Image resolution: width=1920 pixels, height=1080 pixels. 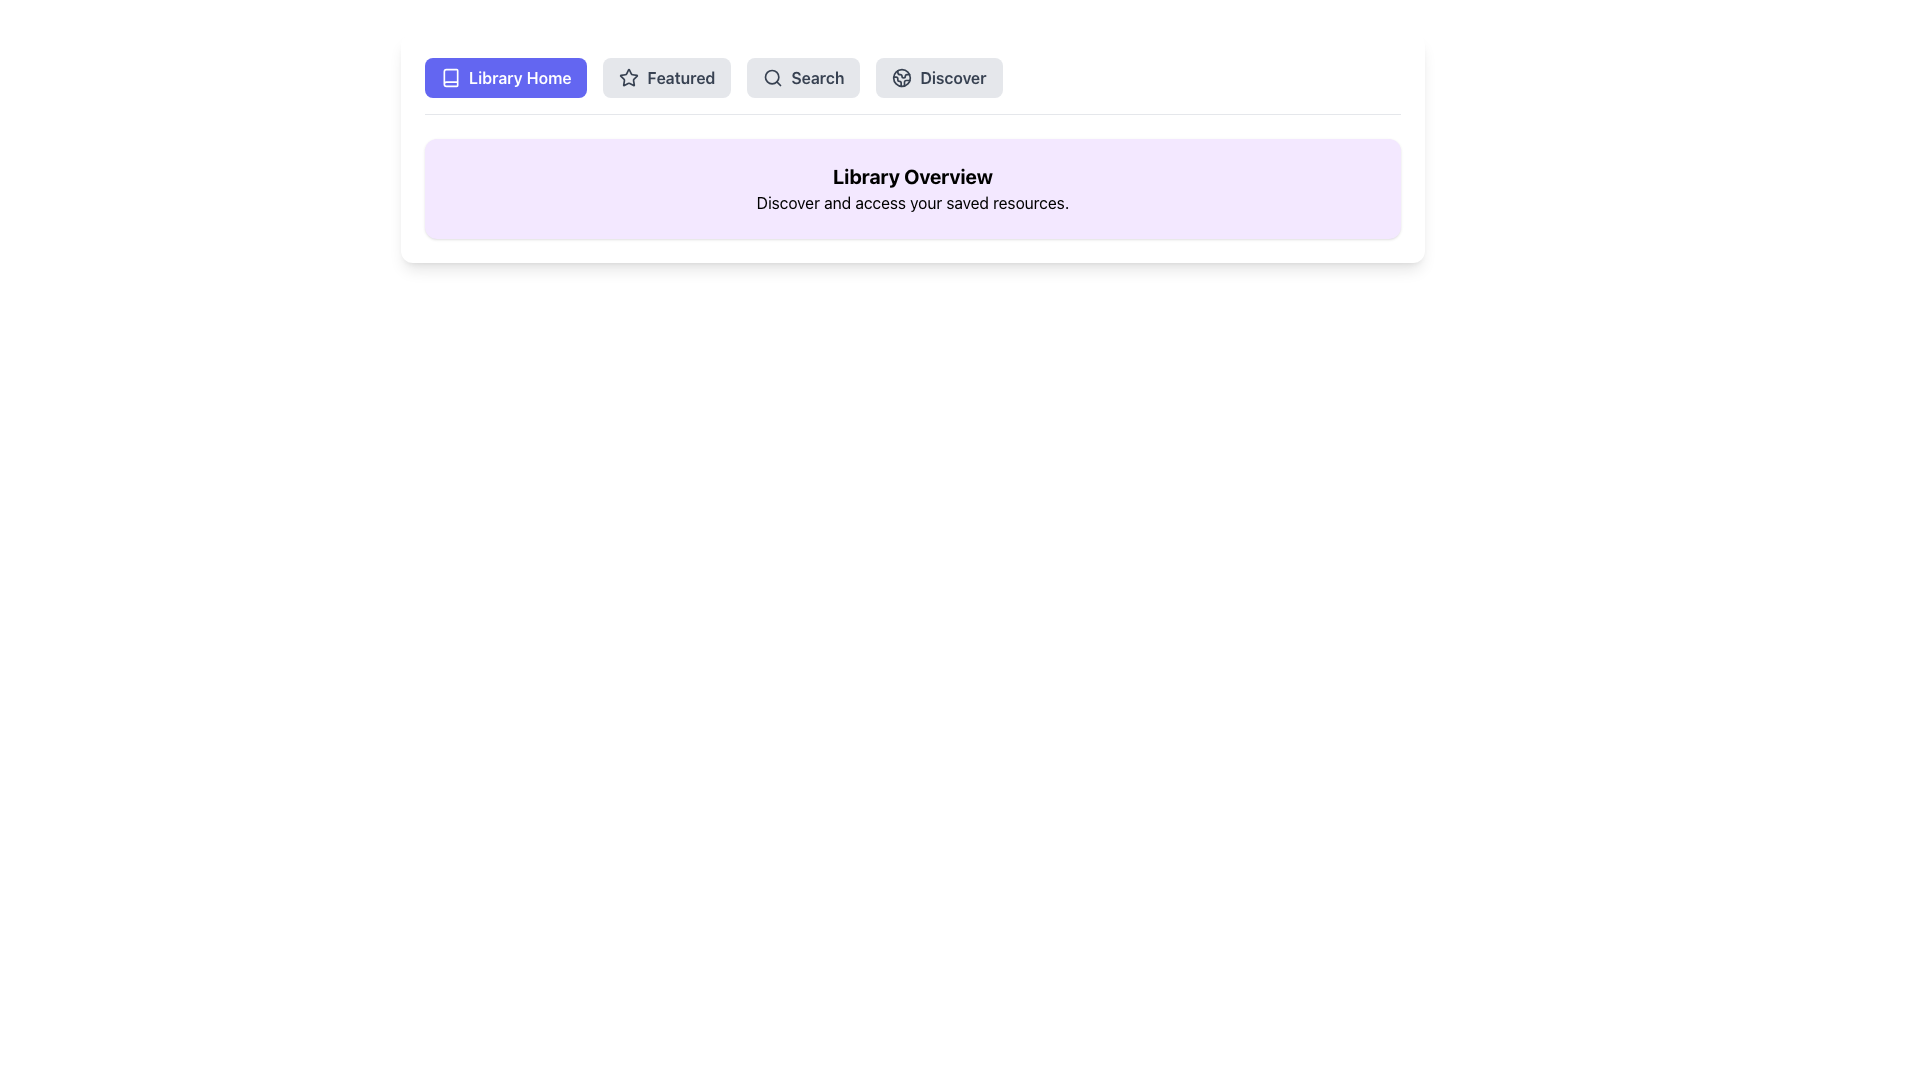 What do you see at coordinates (506, 76) in the screenshot?
I see `the 'Library Home' button` at bounding box center [506, 76].